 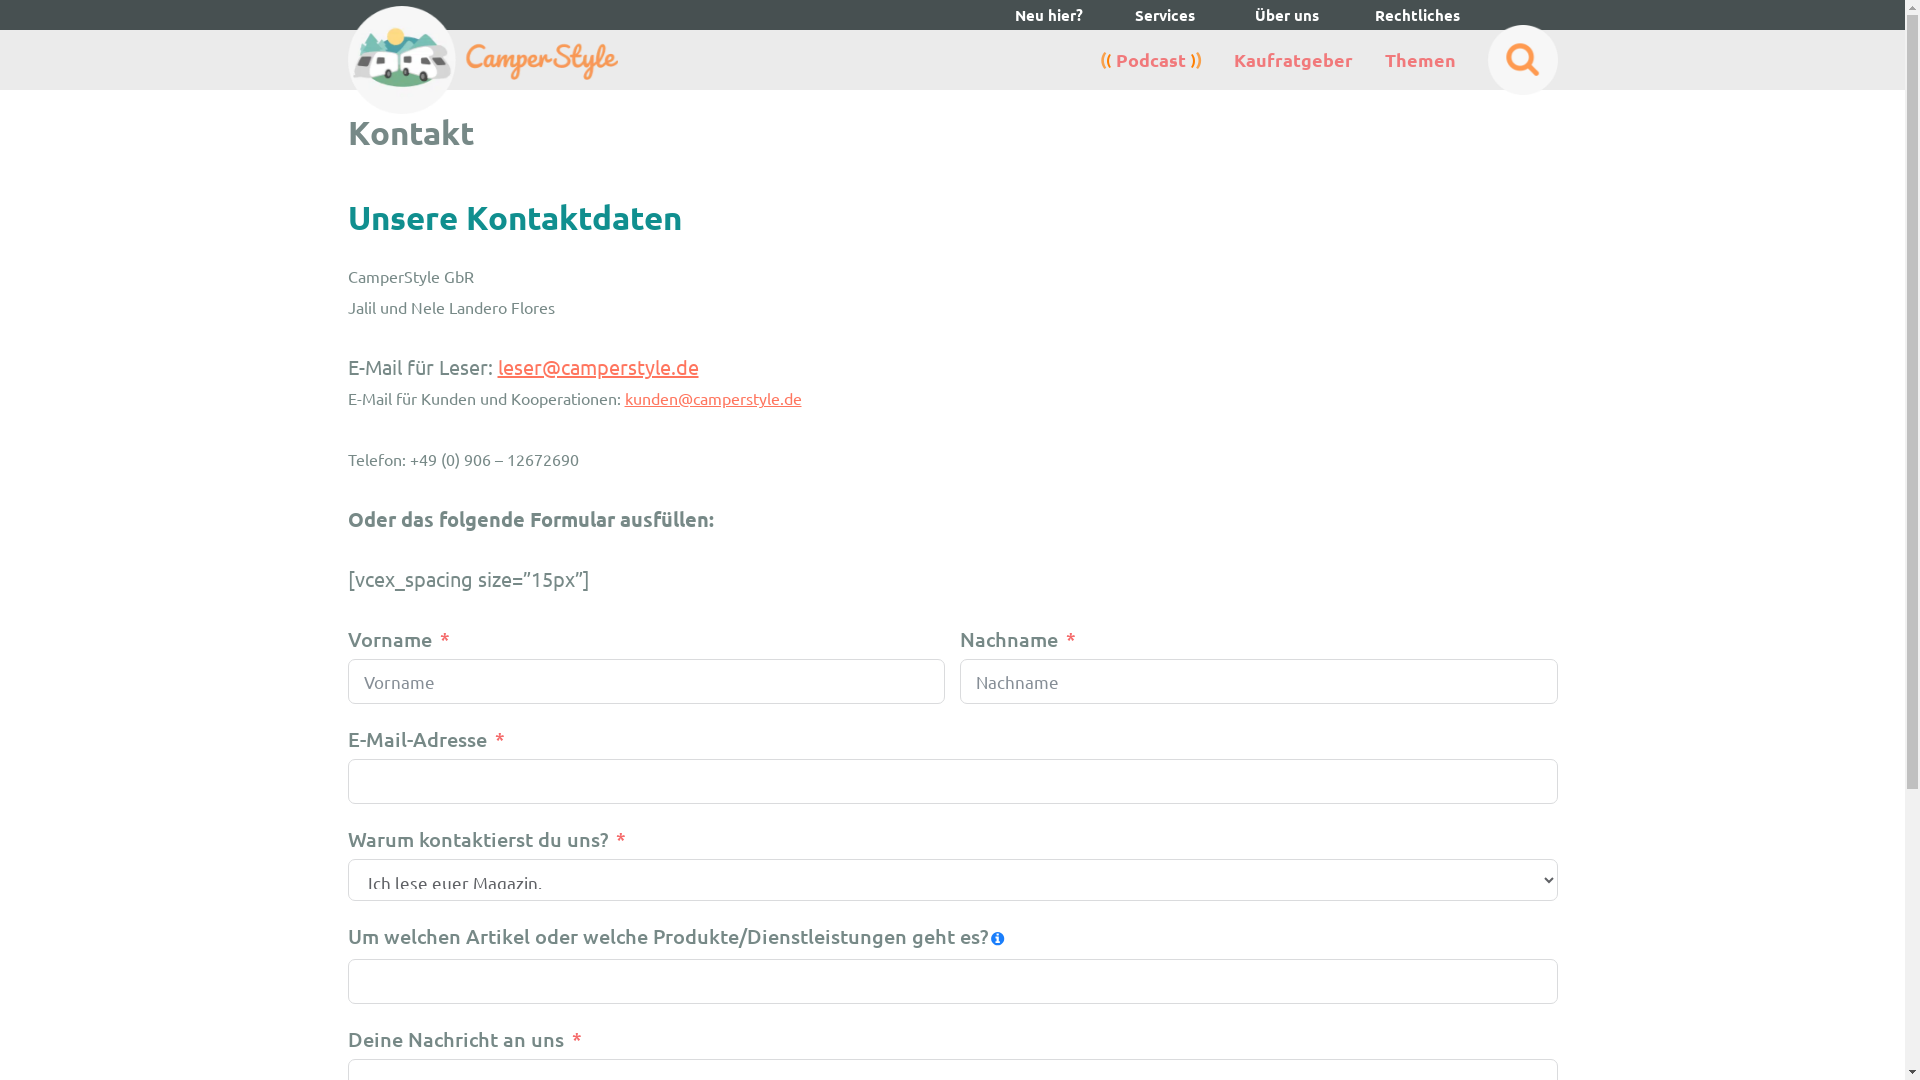 I want to click on 'Neu hier?', so click(x=1059, y=15).